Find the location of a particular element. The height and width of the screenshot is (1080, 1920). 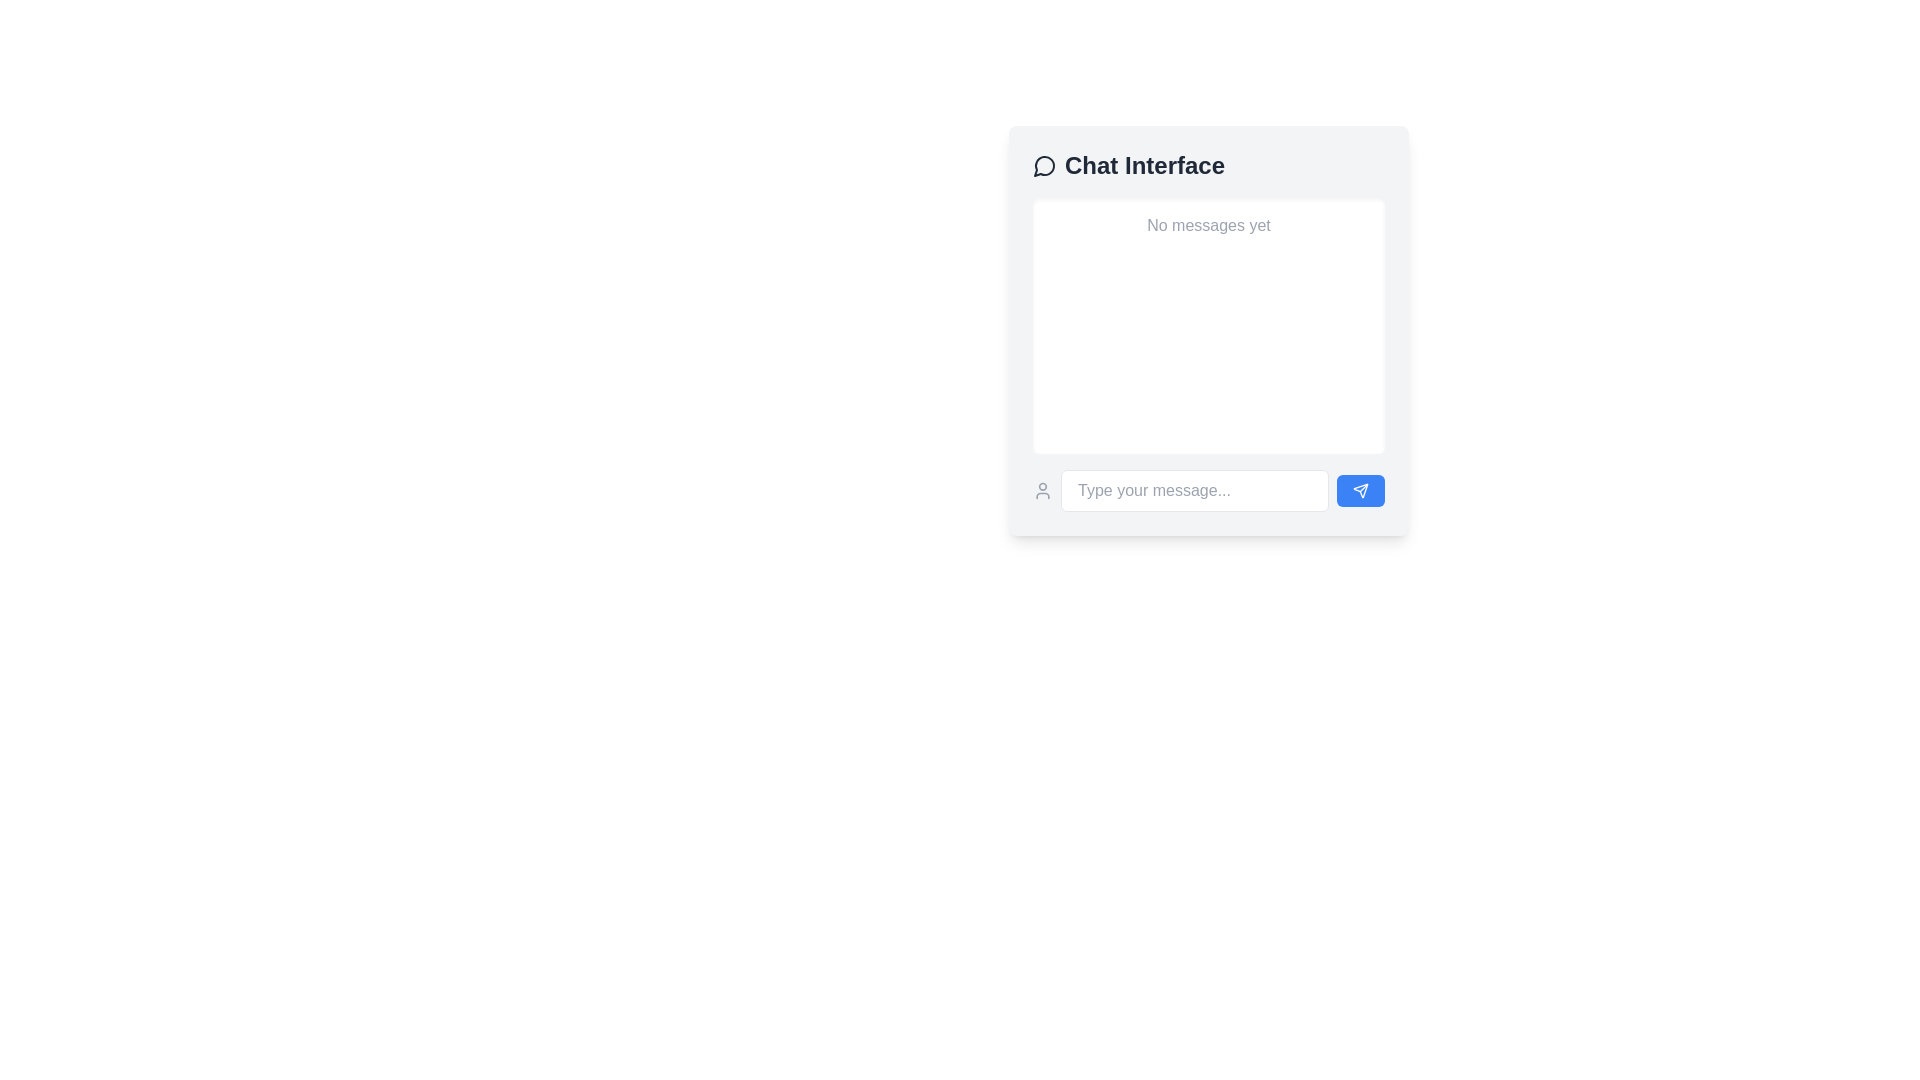

the input box of the message input area to focus and type a message is located at coordinates (1208, 490).